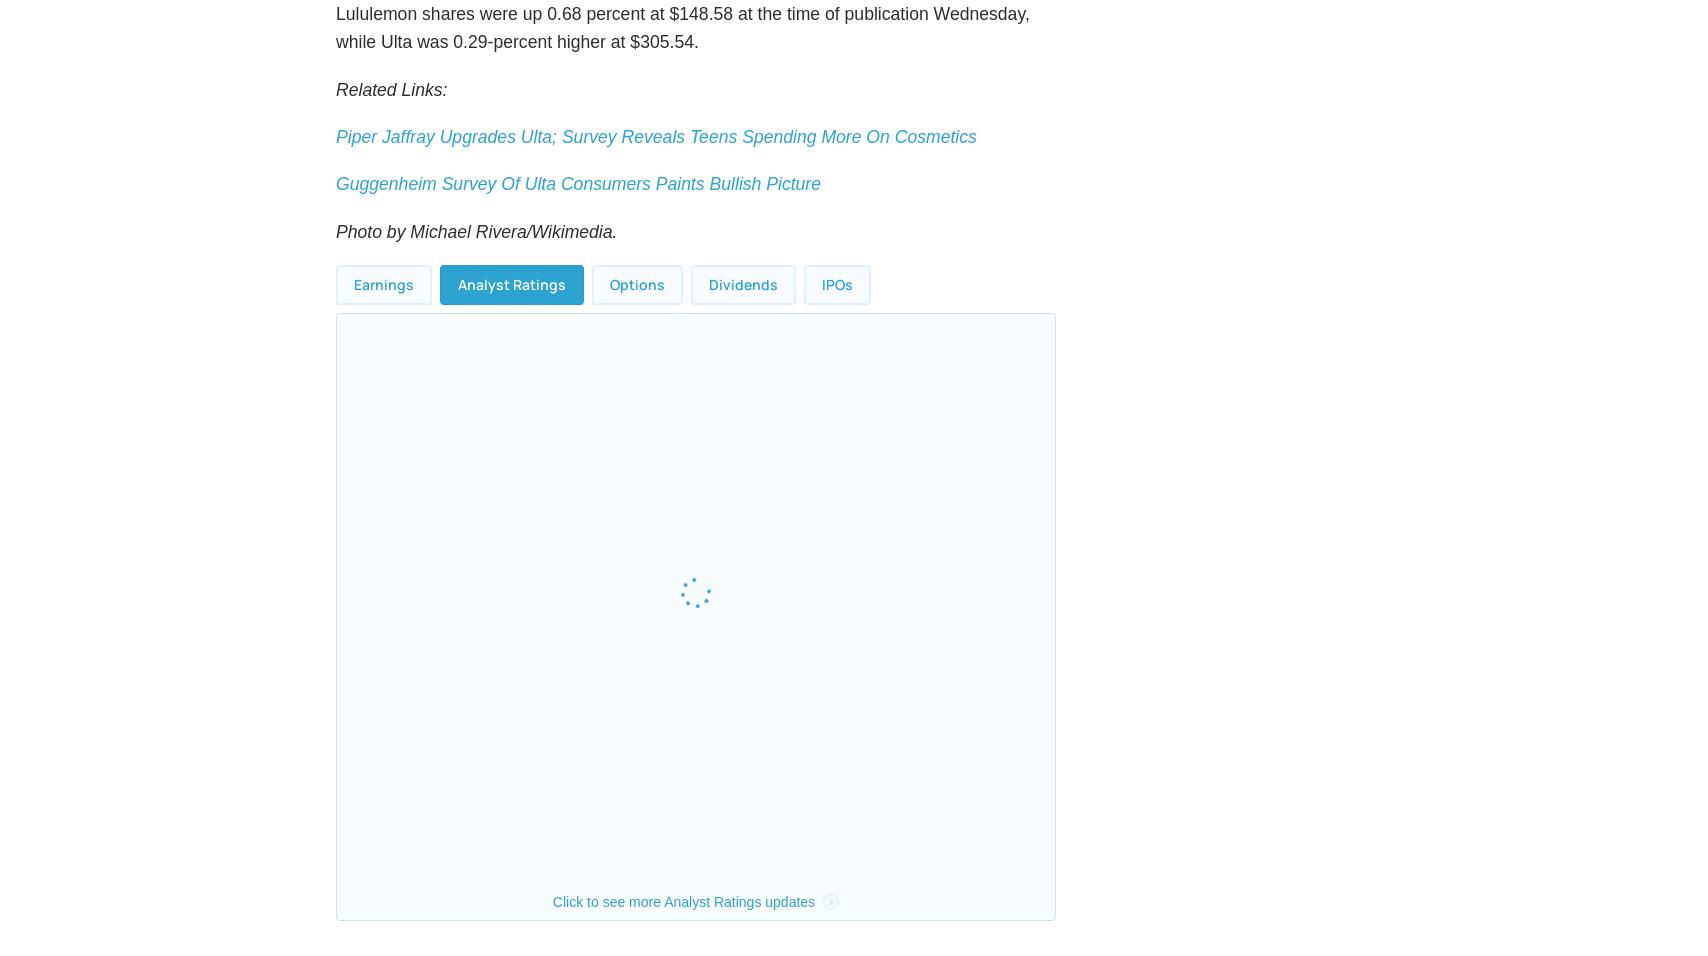 Image resolution: width=1708 pixels, height=956 pixels. What do you see at coordinates (391, 136) in the screenshot?
I see `'Related Links:'` at bounding box center [391, 136].